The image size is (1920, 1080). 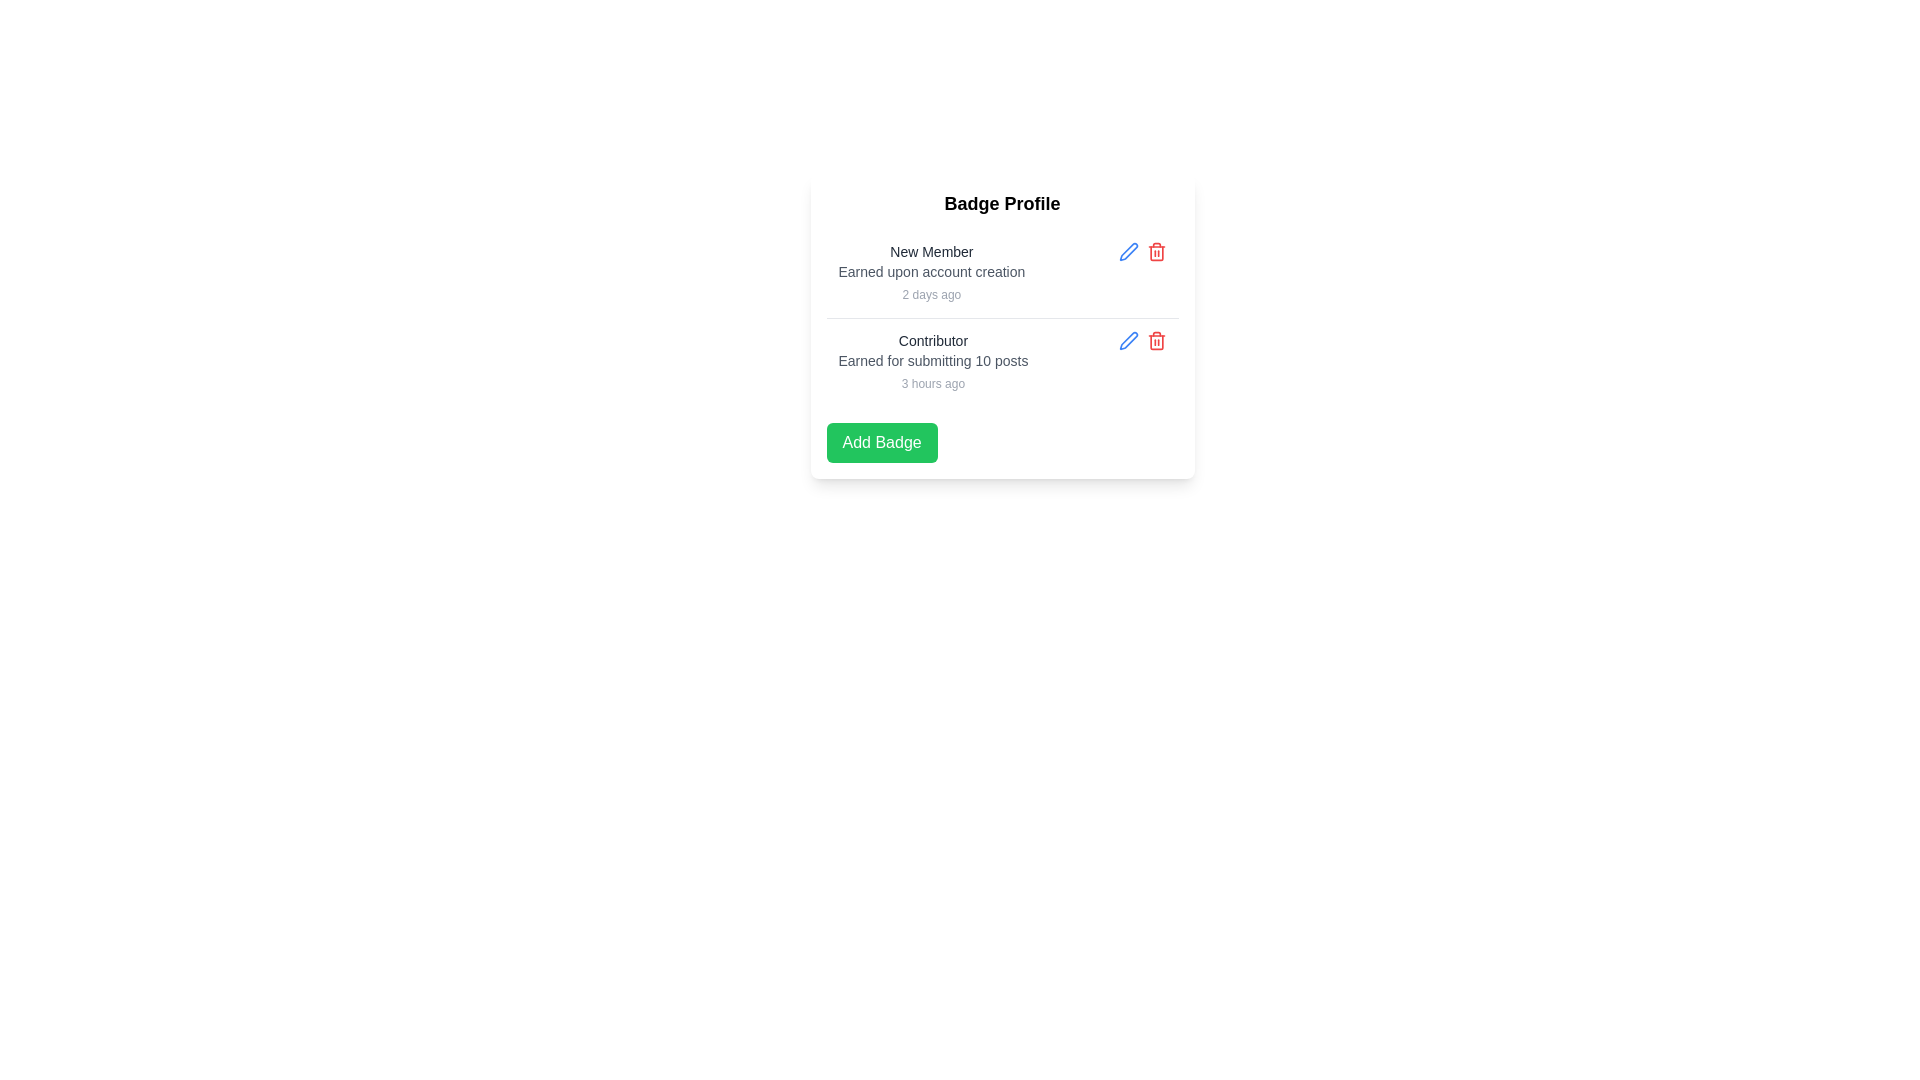 I want to click on the text label that reads 'Earned upon account creation', which is located within the user badge information card, positioned under the title 'New Member', so click(x=930, y=272).